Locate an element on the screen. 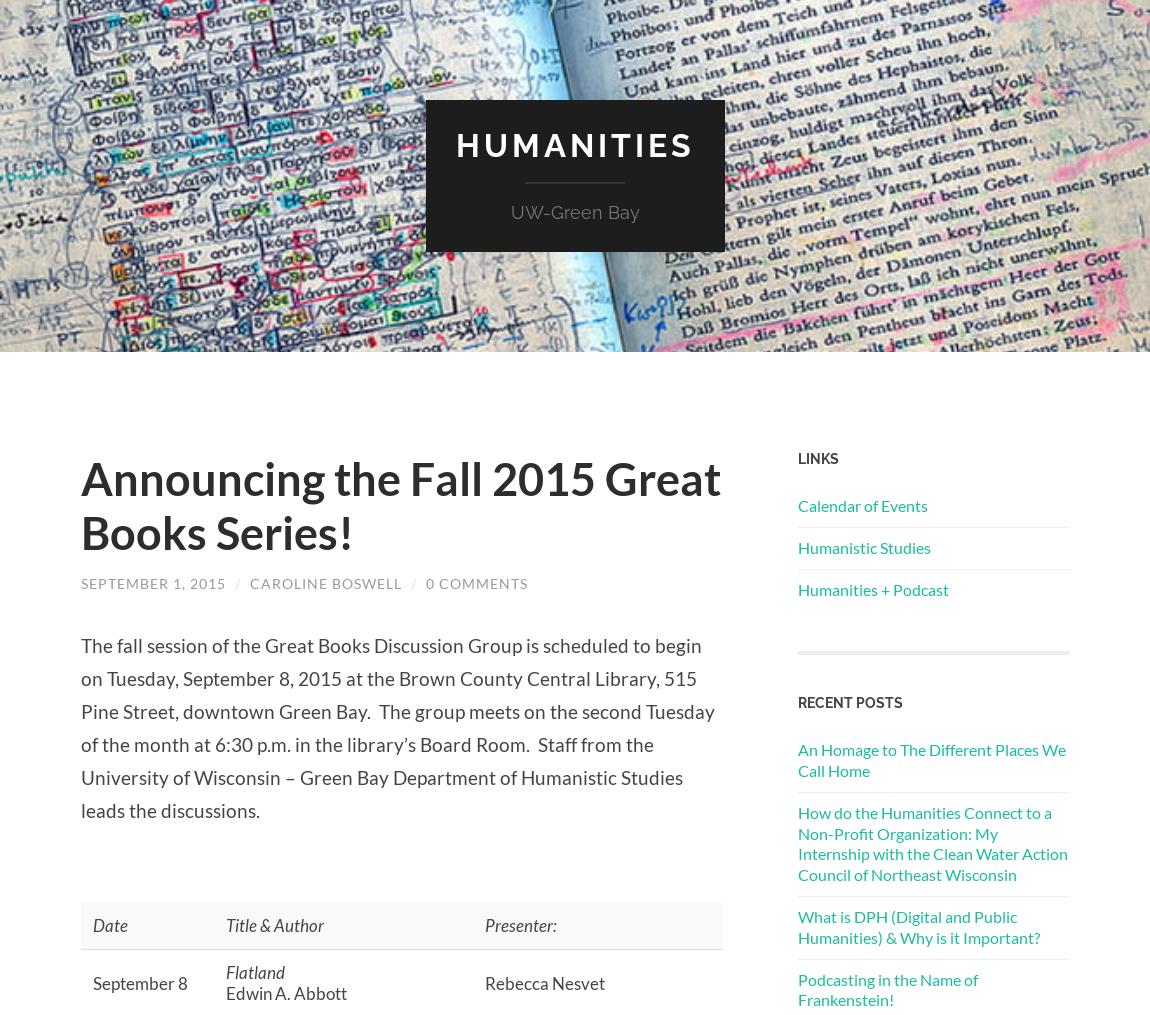 Image resolution: width=1150 pixels, height=1015 pixels. '0 Comments' is located at coordinates (425, 581).